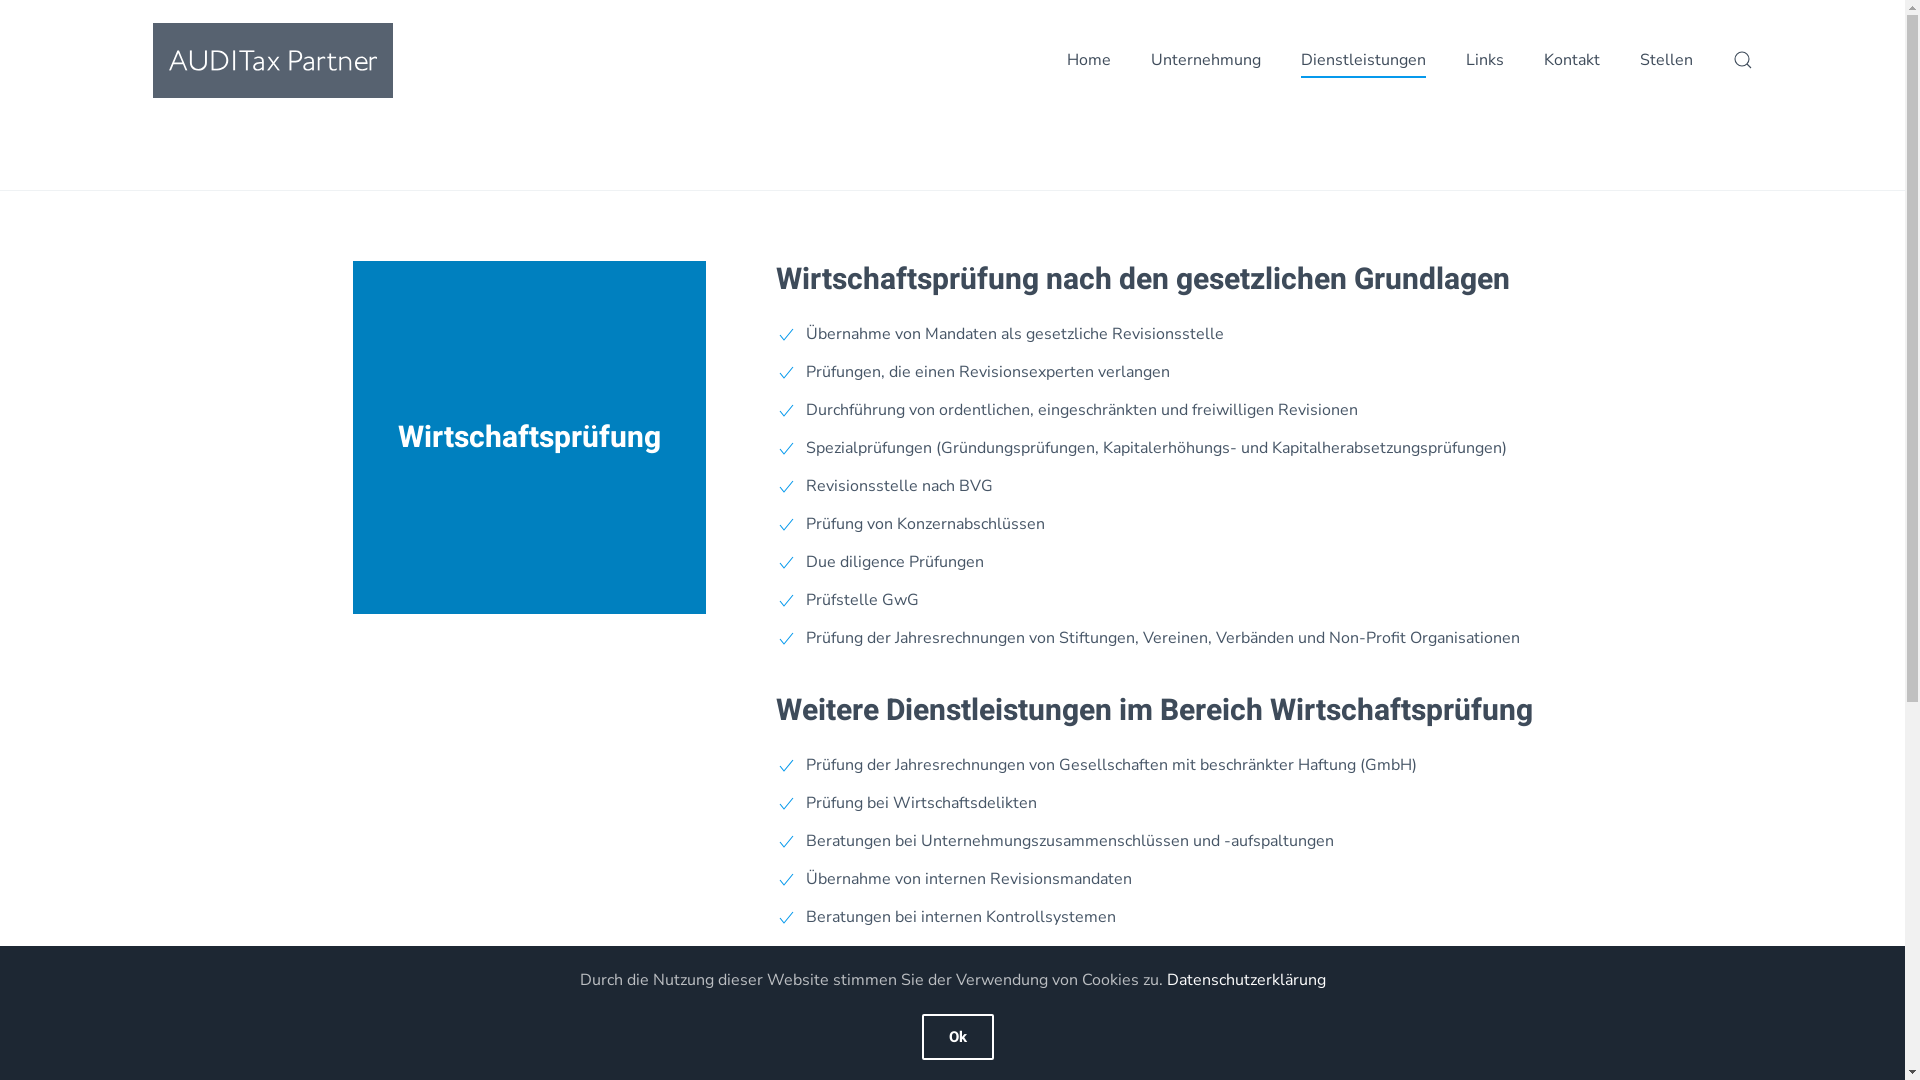  What do you see at coordinates (957, 1036) in the screenshot?
I see `'Ok'` at bounding box center [957, 1036].